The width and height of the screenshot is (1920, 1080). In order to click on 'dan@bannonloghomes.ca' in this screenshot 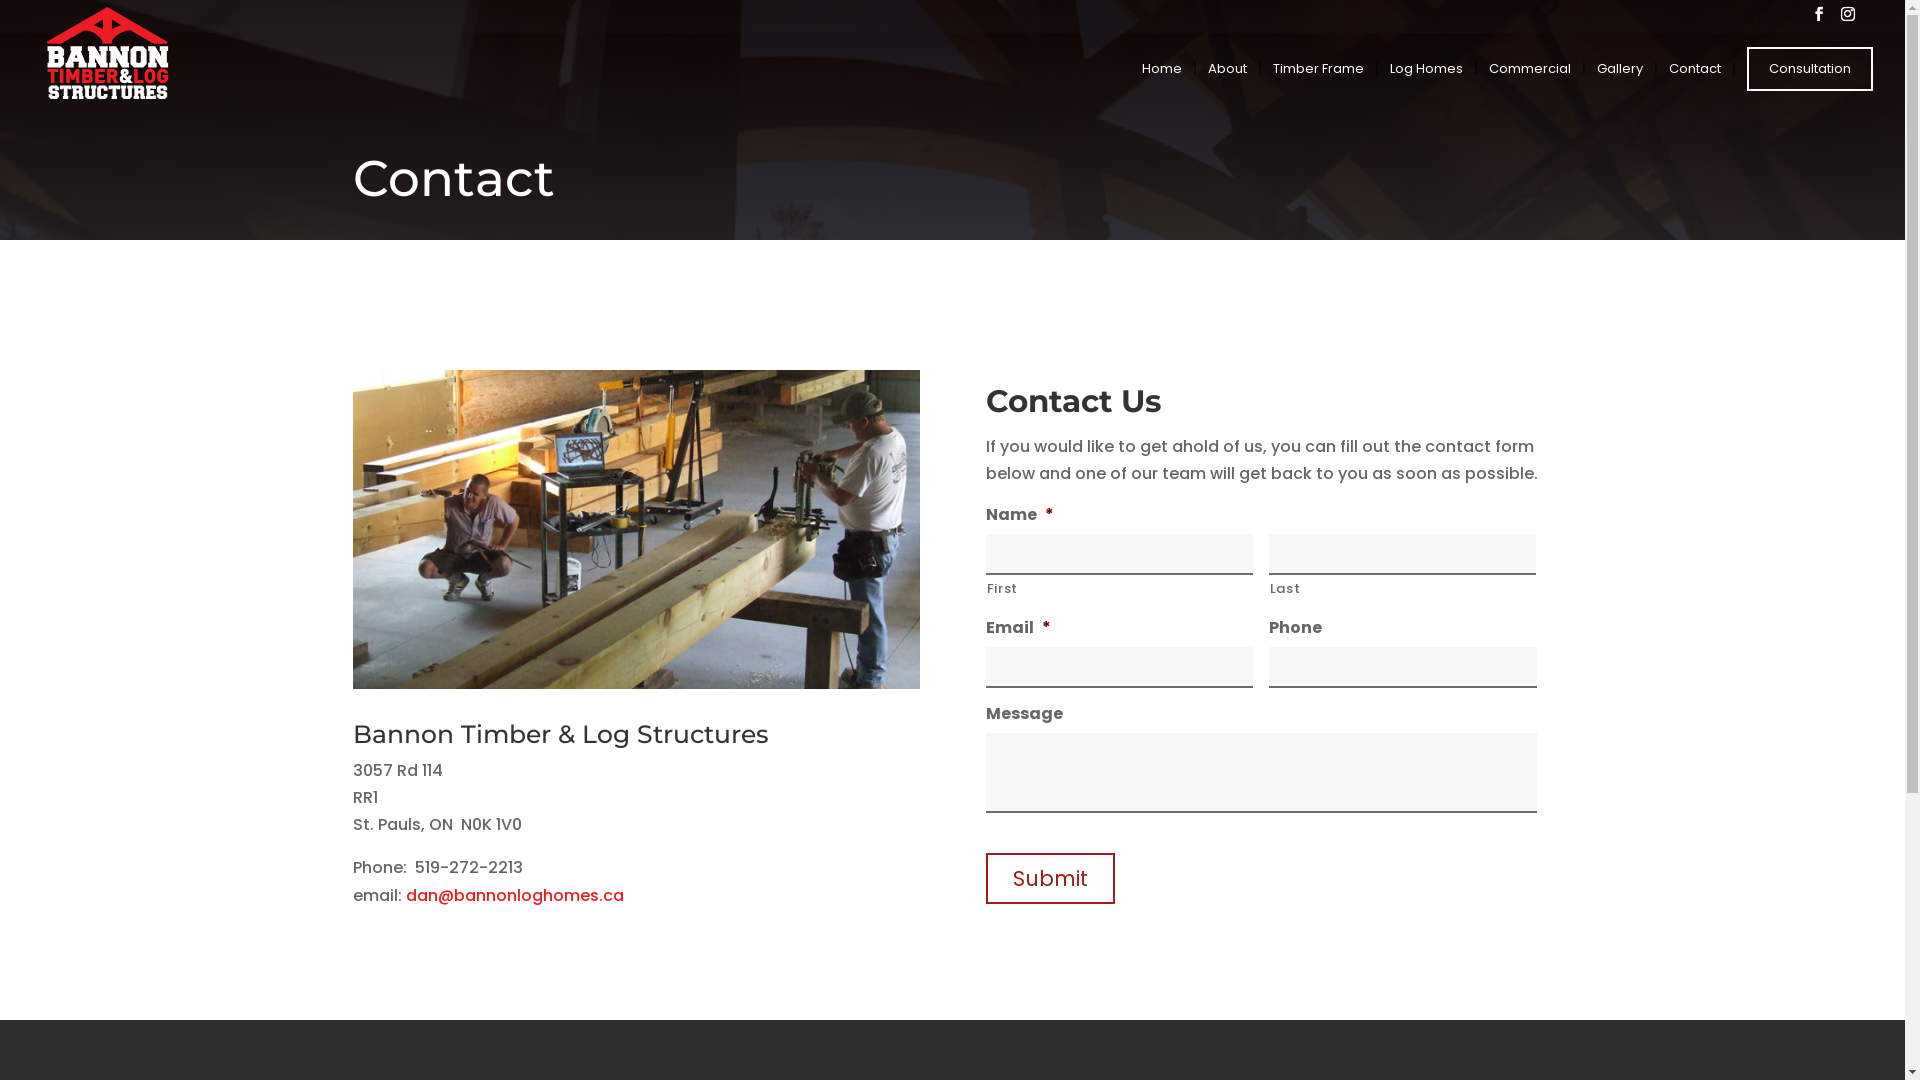, I will do `click(514, 894)`.